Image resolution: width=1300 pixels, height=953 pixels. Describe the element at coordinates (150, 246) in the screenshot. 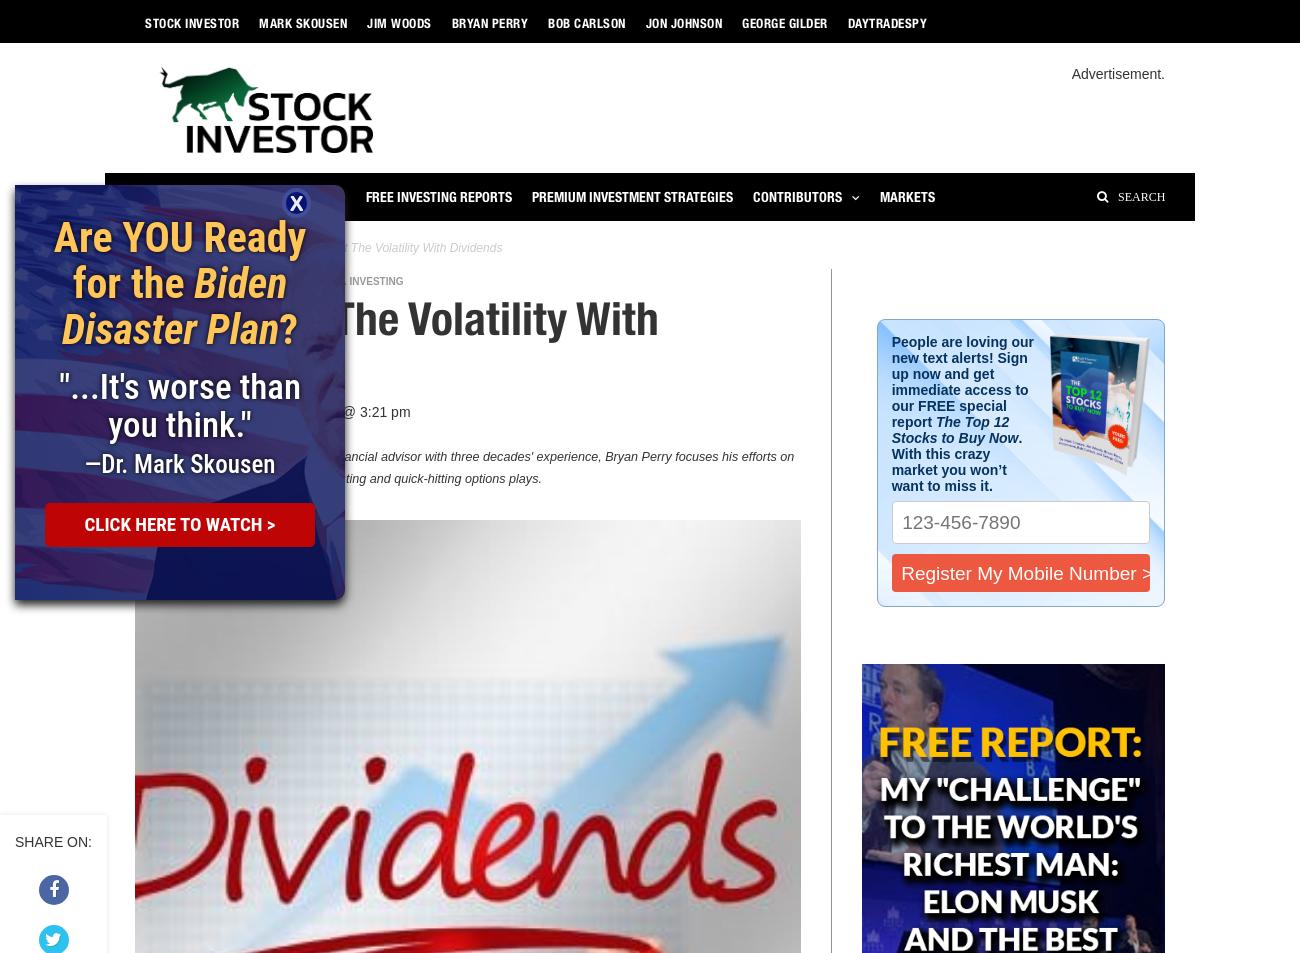

I see `'Home'` at that location.